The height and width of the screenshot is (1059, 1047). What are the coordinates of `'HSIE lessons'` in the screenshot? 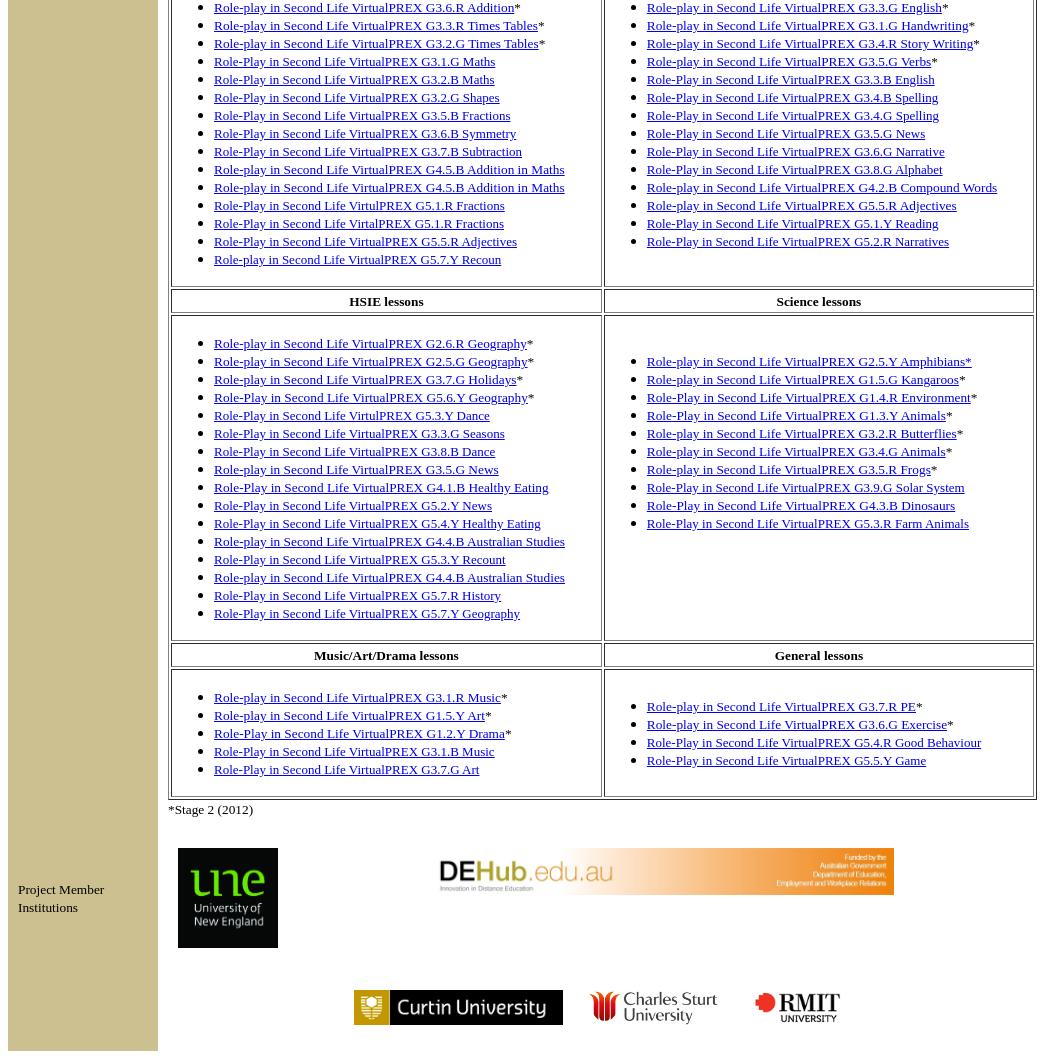 It's located at (385, 301).